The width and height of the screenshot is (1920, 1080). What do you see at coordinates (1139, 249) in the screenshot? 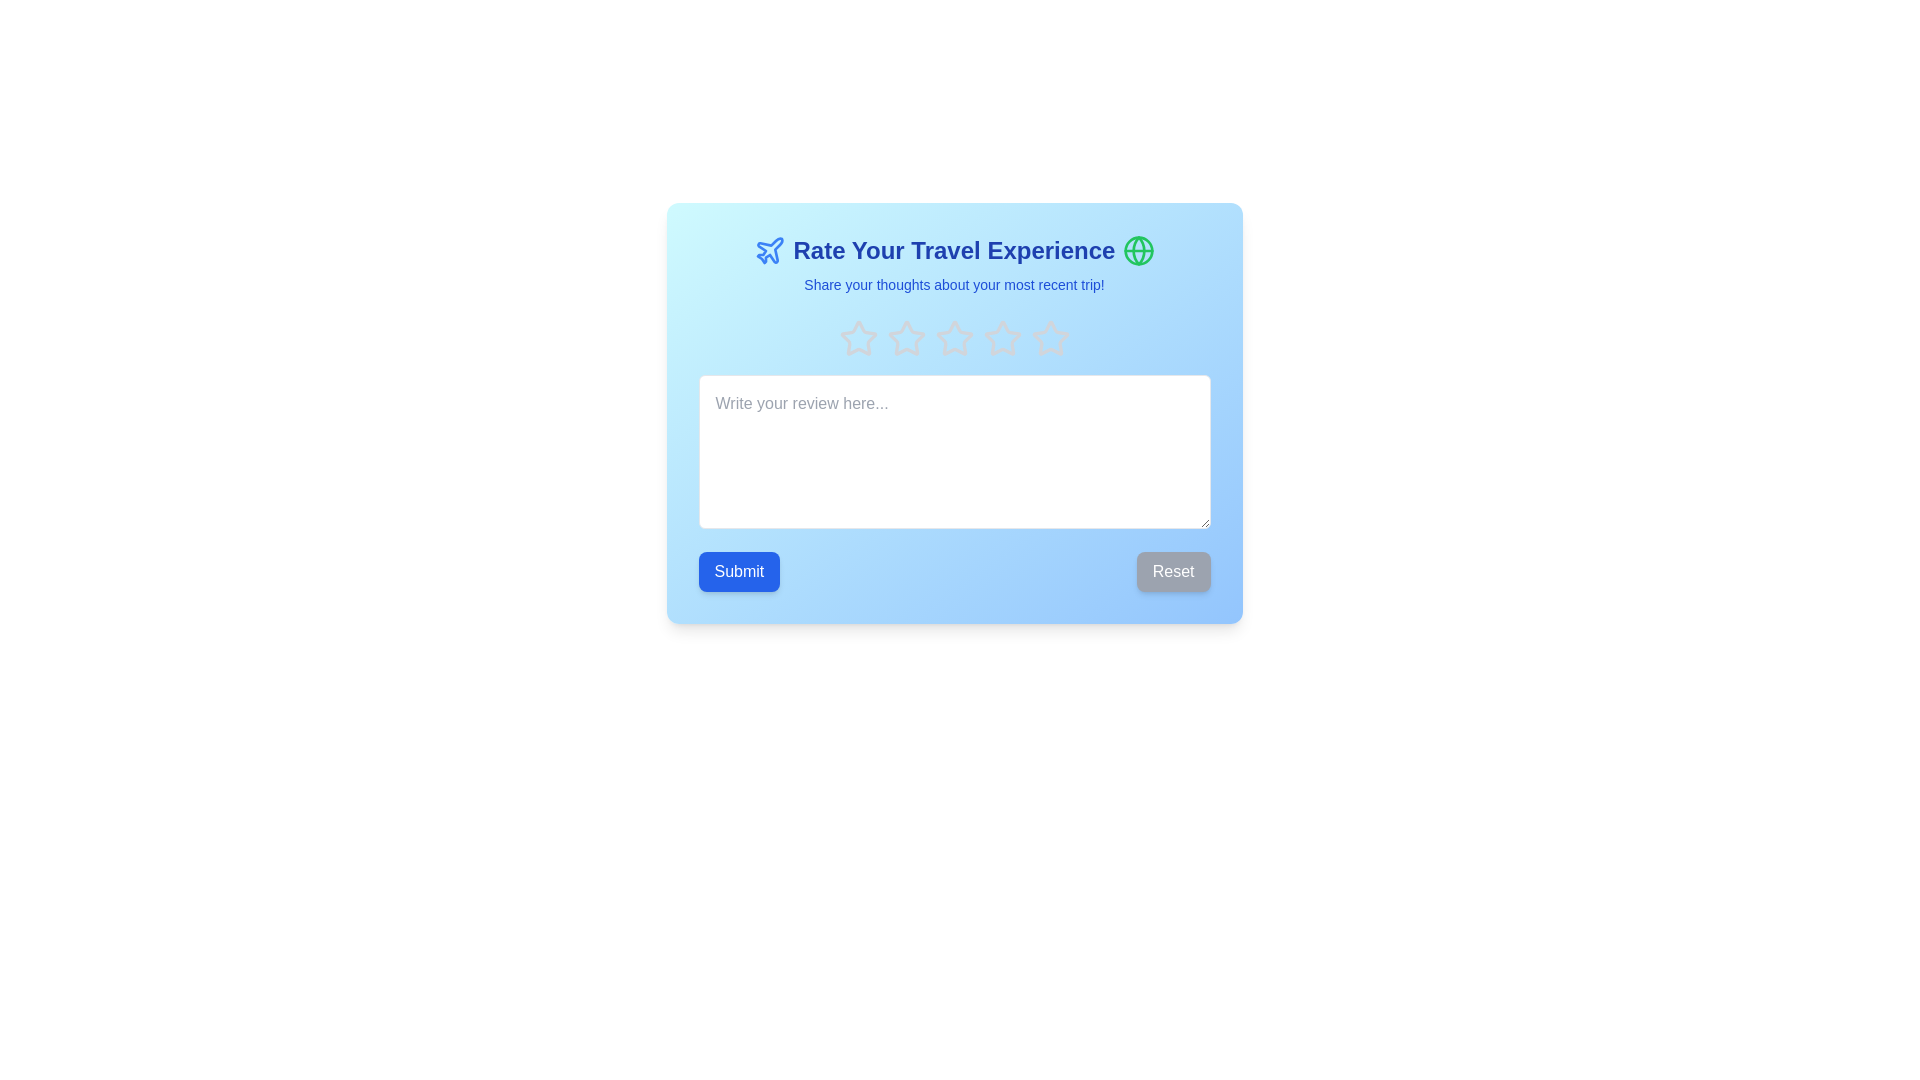
I see `the green circular globe-shaped icon located at the top-right of the 'Rate Your Travel Experience' section` at bounding box center [1139, 249].